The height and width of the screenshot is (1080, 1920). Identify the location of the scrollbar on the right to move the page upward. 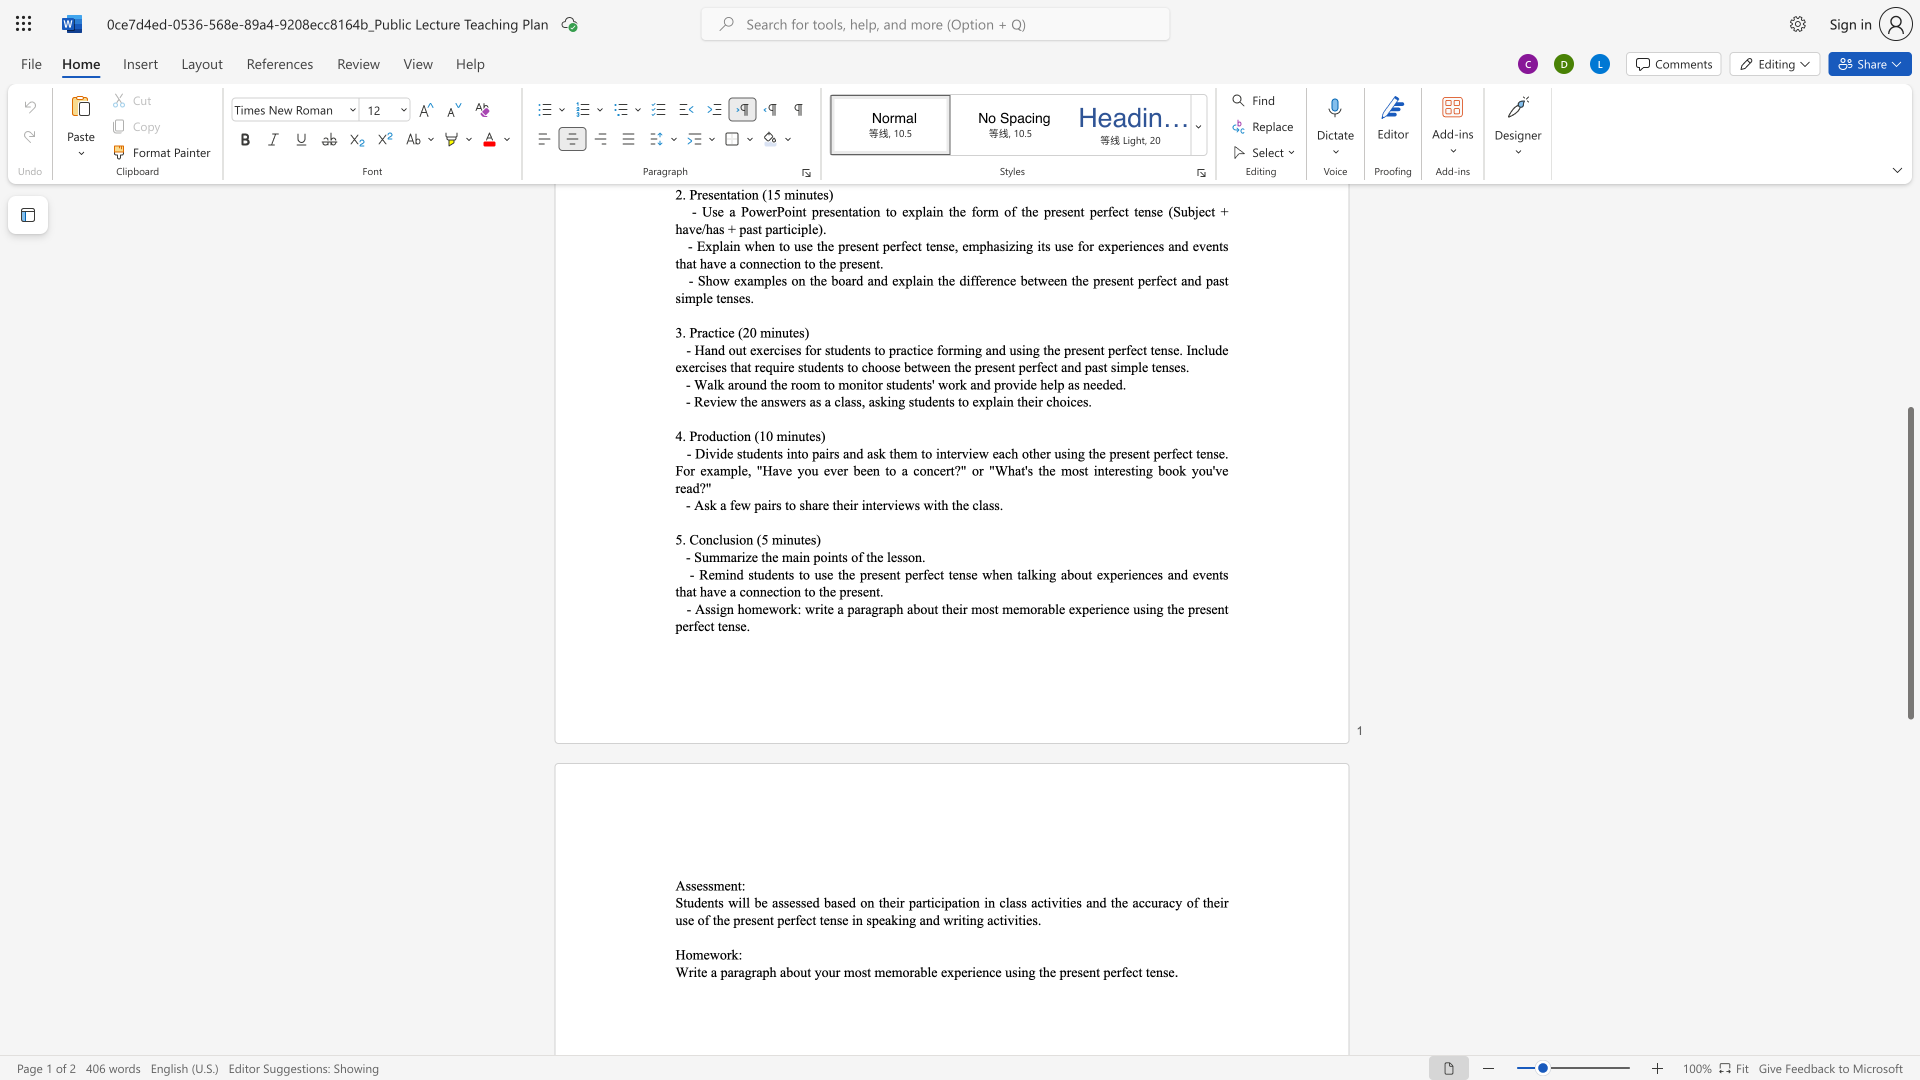
(1909, 380).